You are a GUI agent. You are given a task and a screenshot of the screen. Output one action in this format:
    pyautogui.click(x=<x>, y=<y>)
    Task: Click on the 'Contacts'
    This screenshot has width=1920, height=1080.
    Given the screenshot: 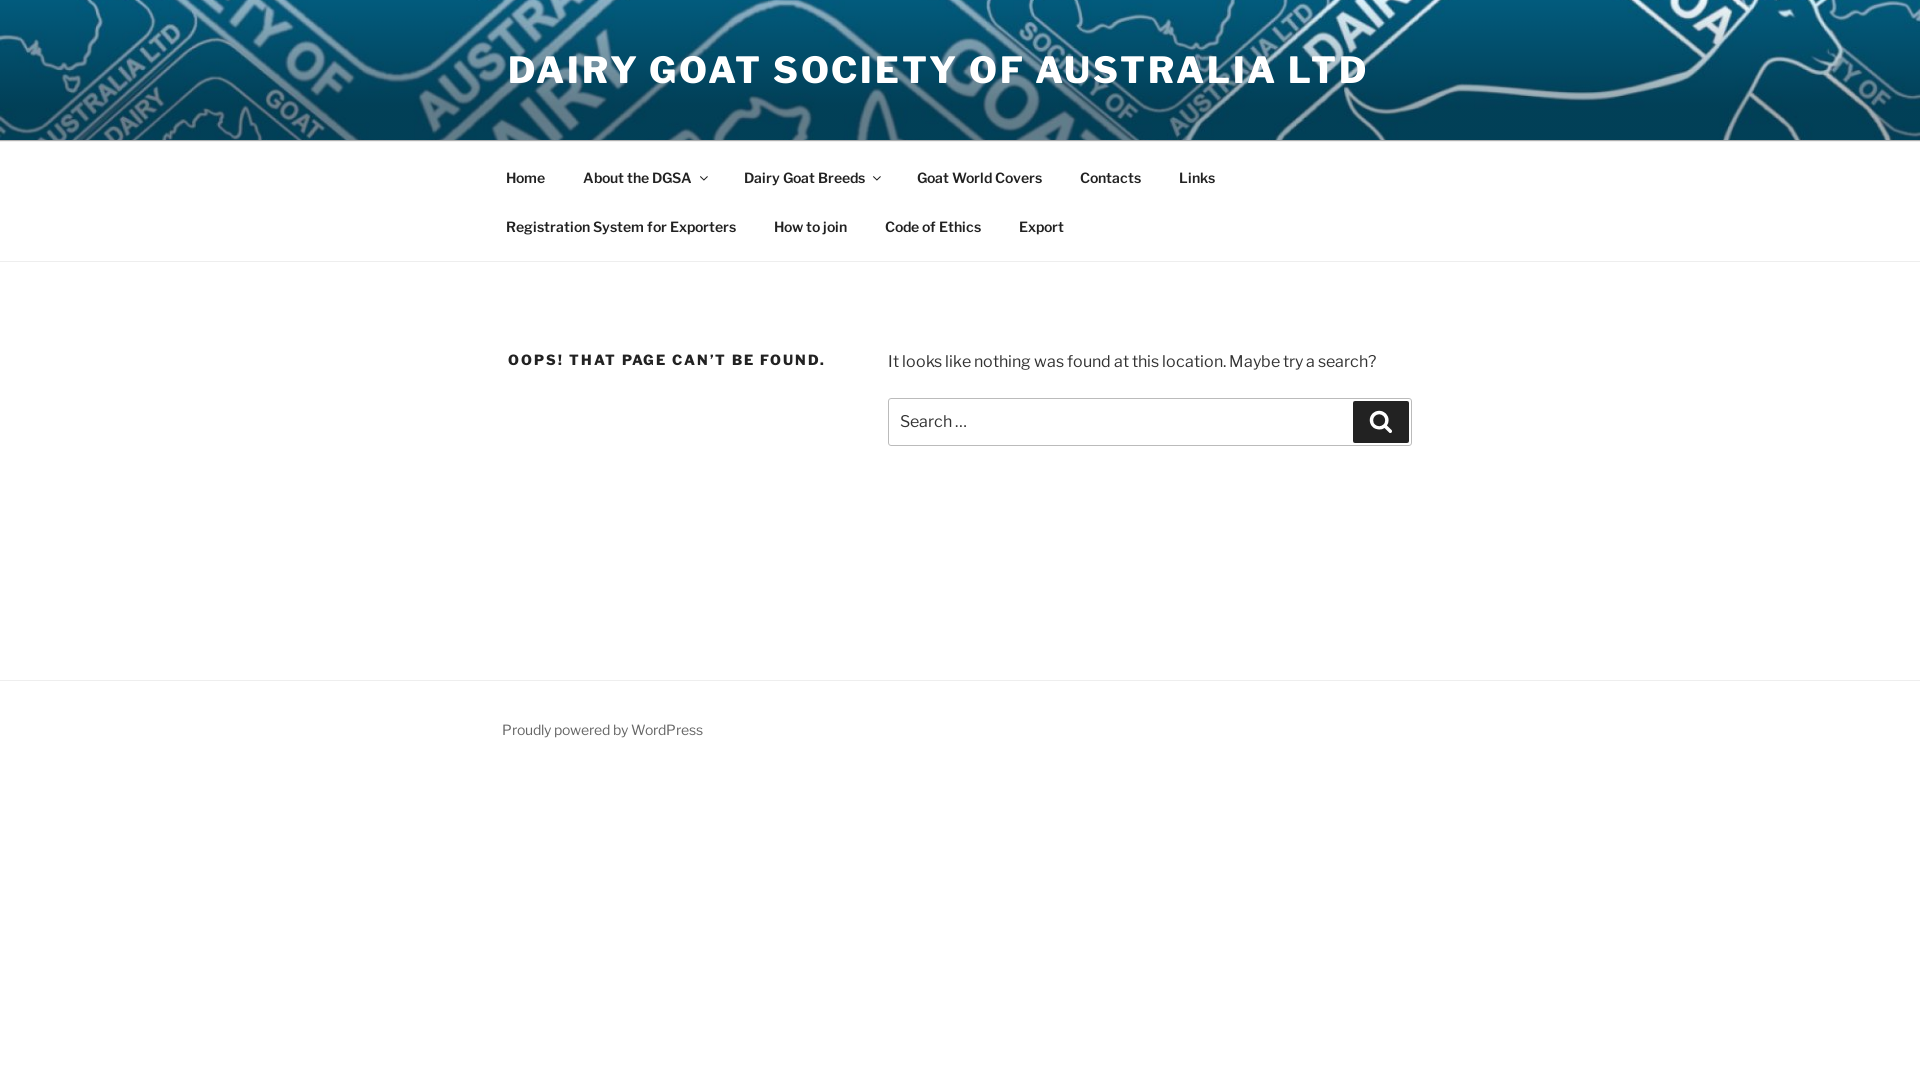 What is the action you would take?
    pyautogui.click(x=1108, y=175)
    